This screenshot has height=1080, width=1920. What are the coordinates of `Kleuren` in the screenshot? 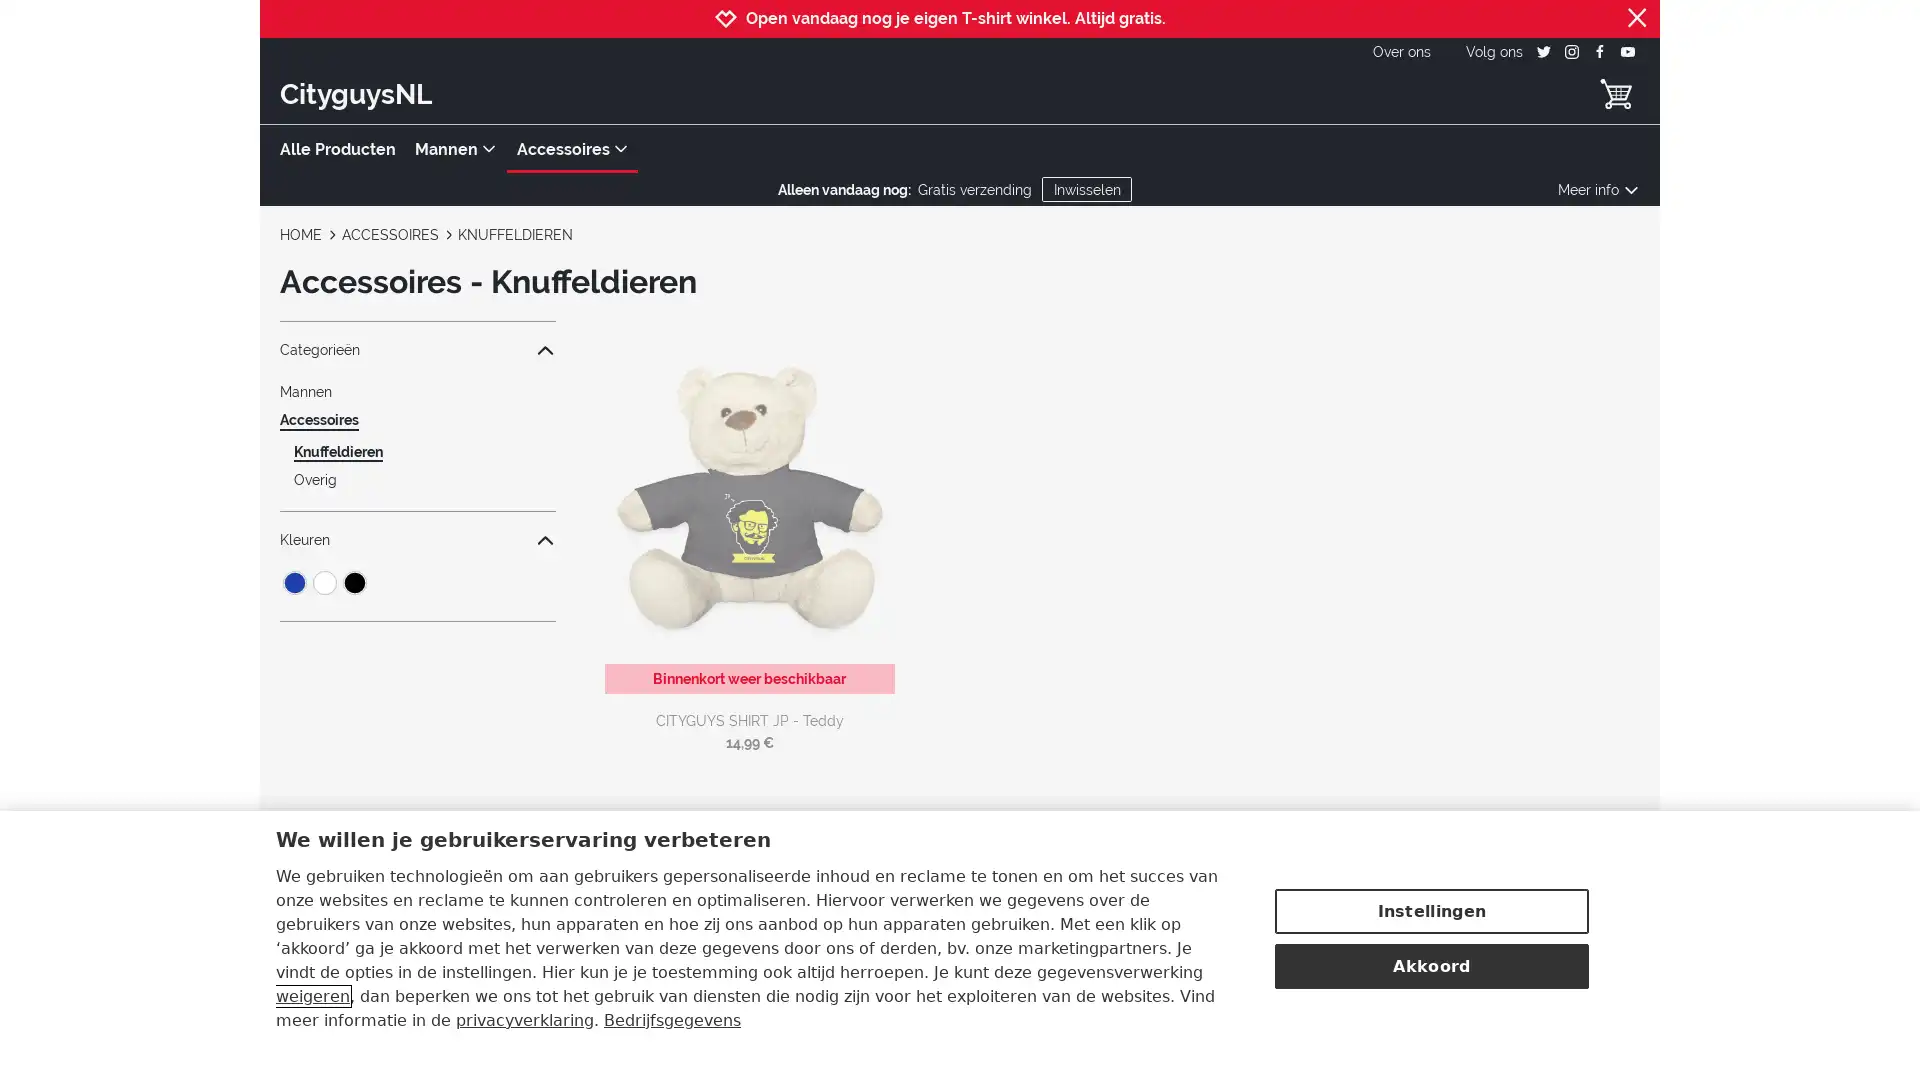 It's located at (416, 540).